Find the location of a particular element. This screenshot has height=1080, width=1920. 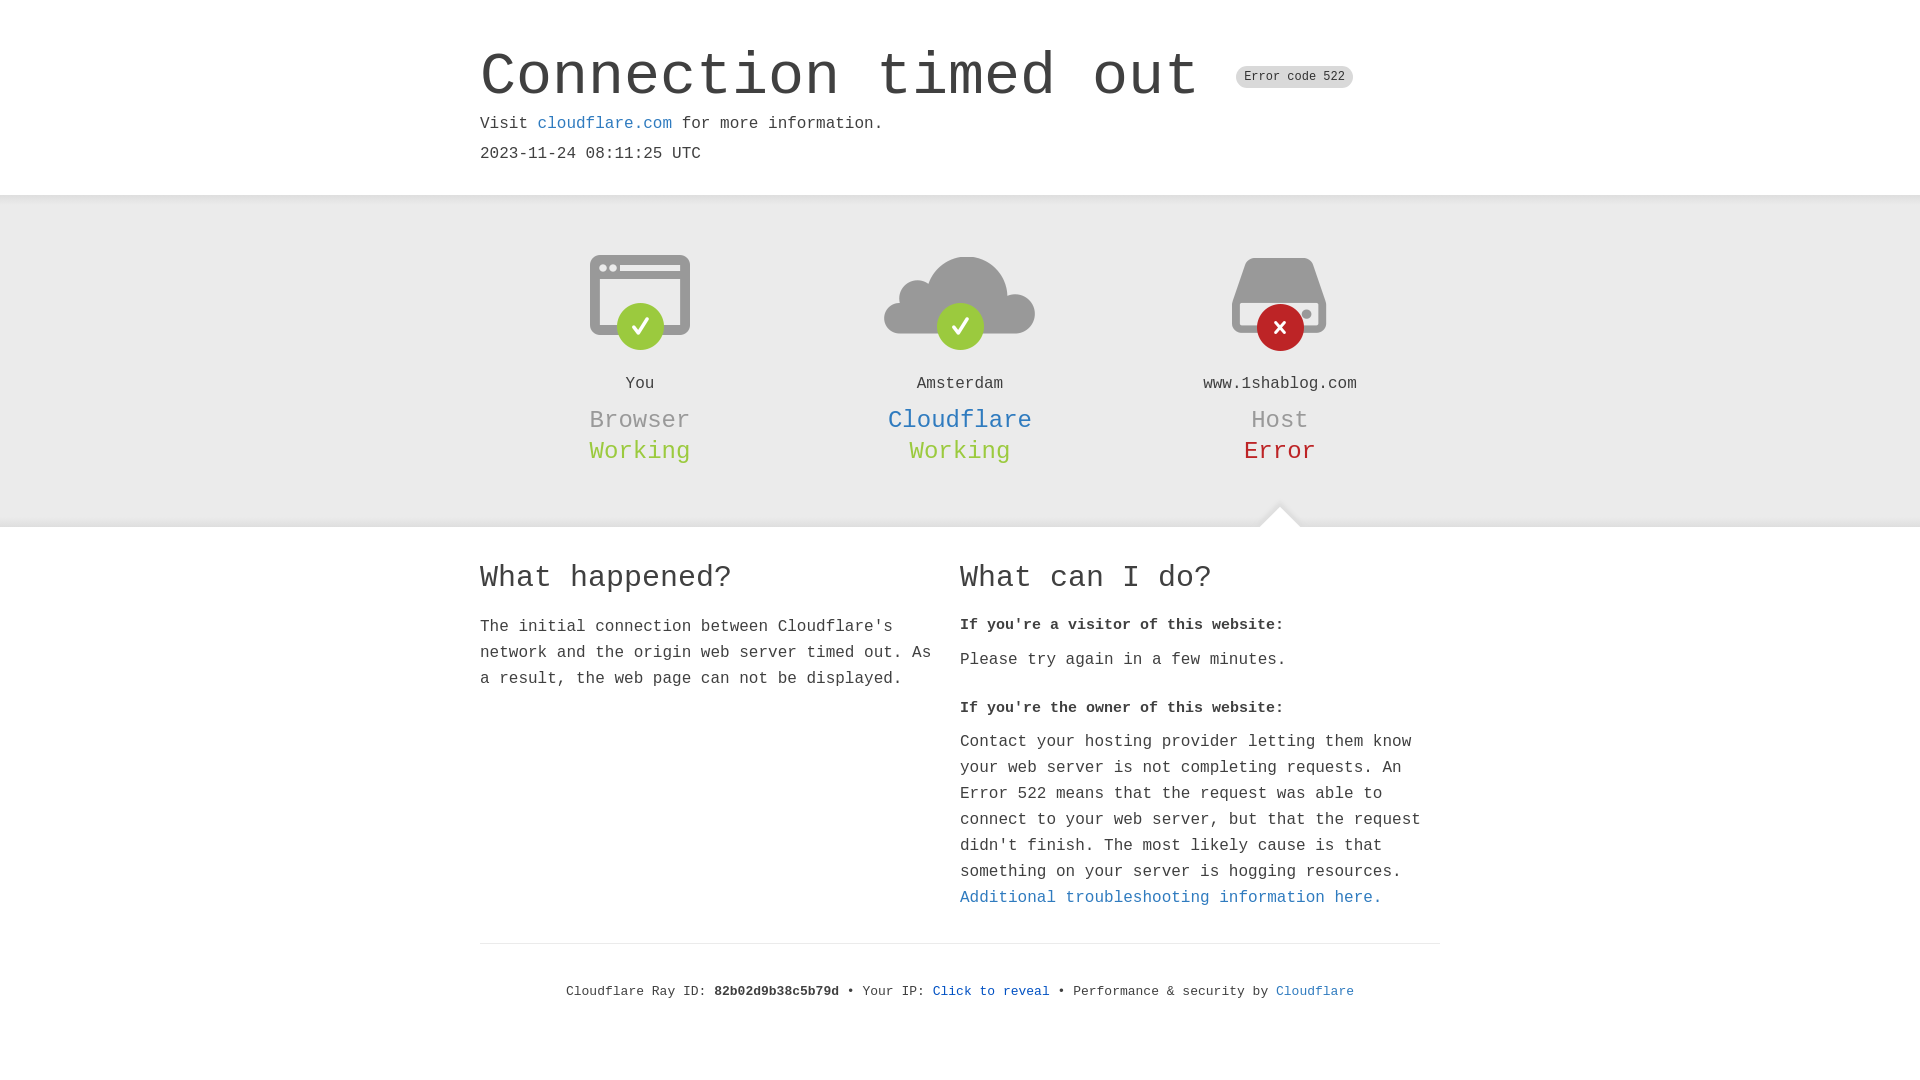

'Cloudflare' is located at coordinates (960, 419).